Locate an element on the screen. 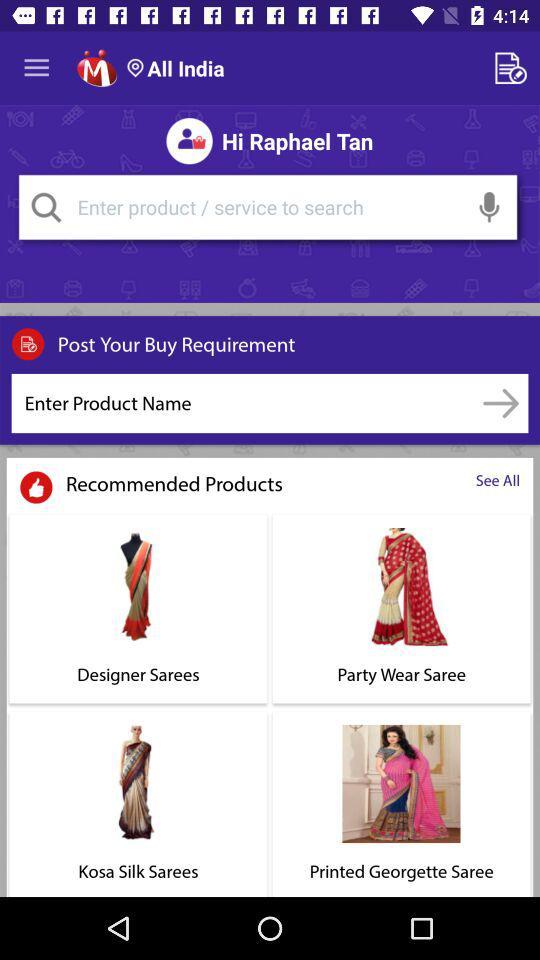  the microphone icon is located at coordinates (488, 207).